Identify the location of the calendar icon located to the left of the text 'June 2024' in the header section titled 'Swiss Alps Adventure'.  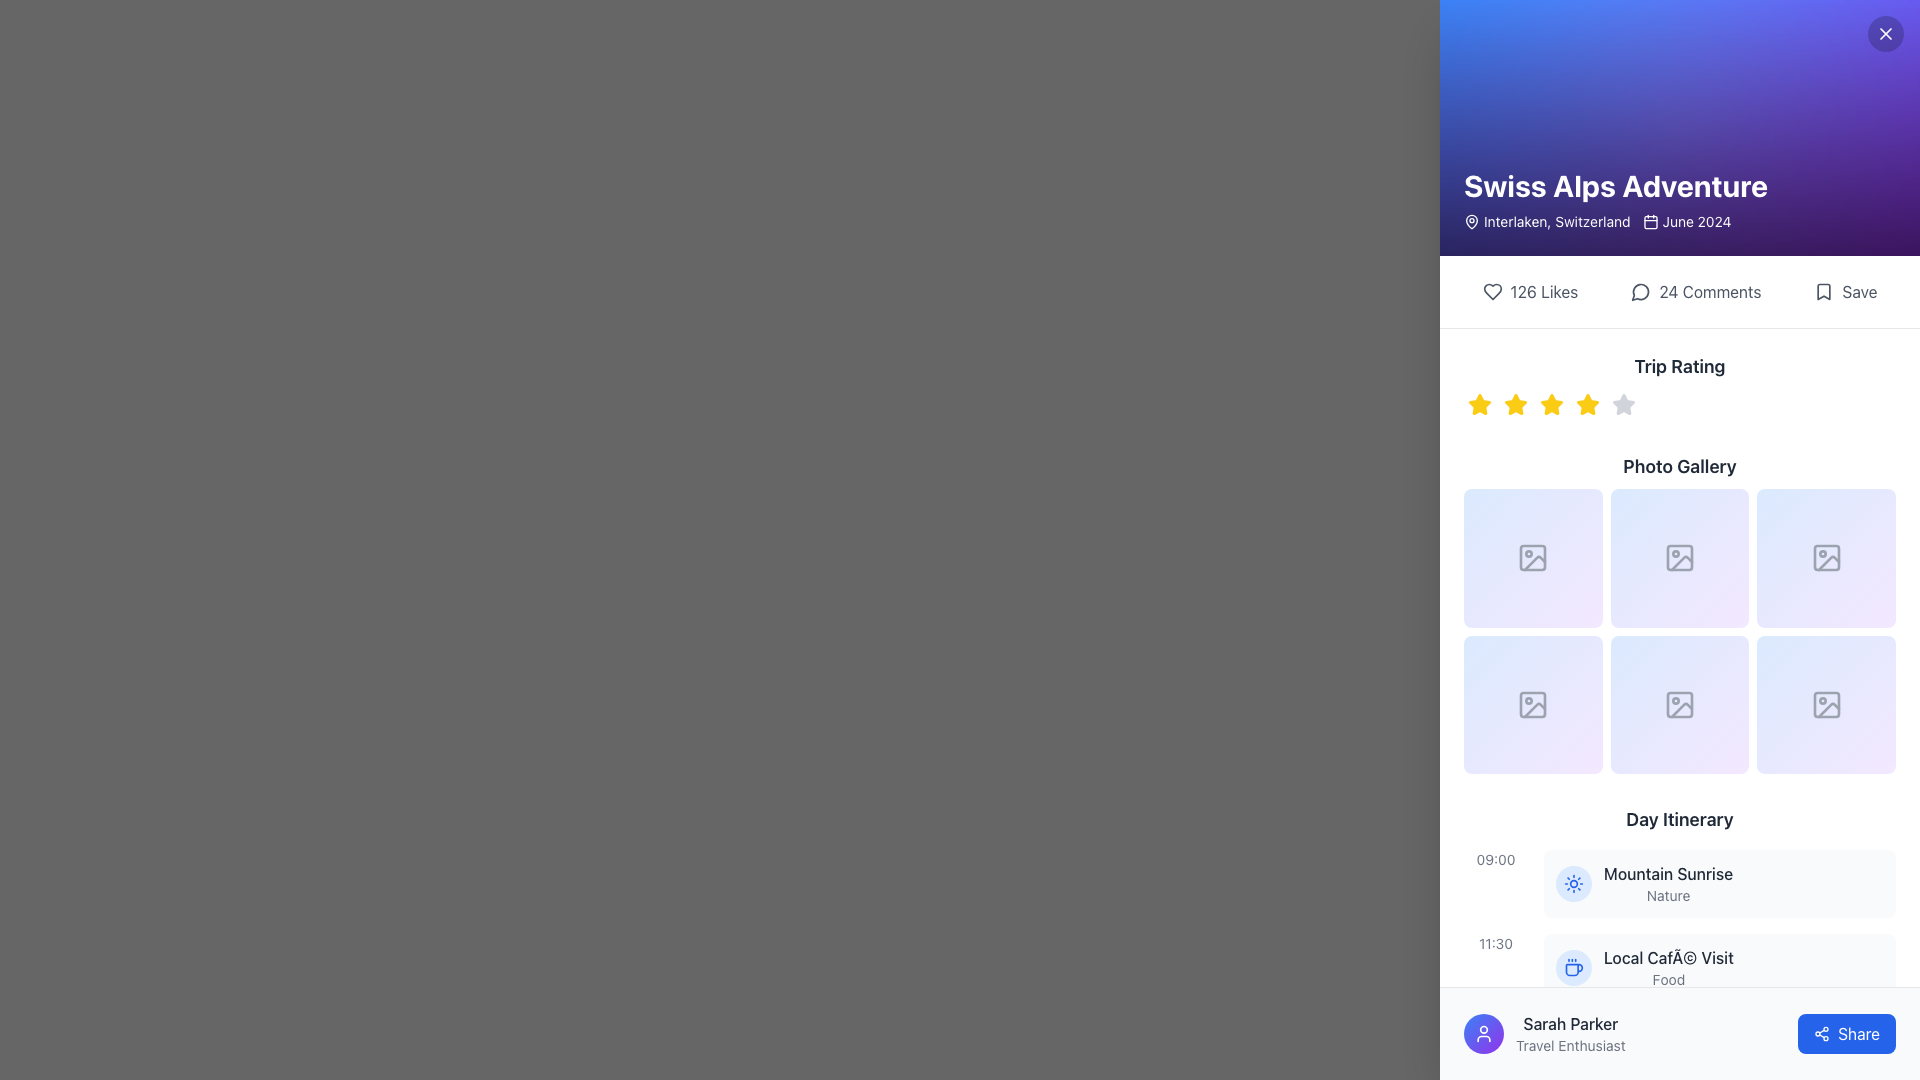
(1650, 222).